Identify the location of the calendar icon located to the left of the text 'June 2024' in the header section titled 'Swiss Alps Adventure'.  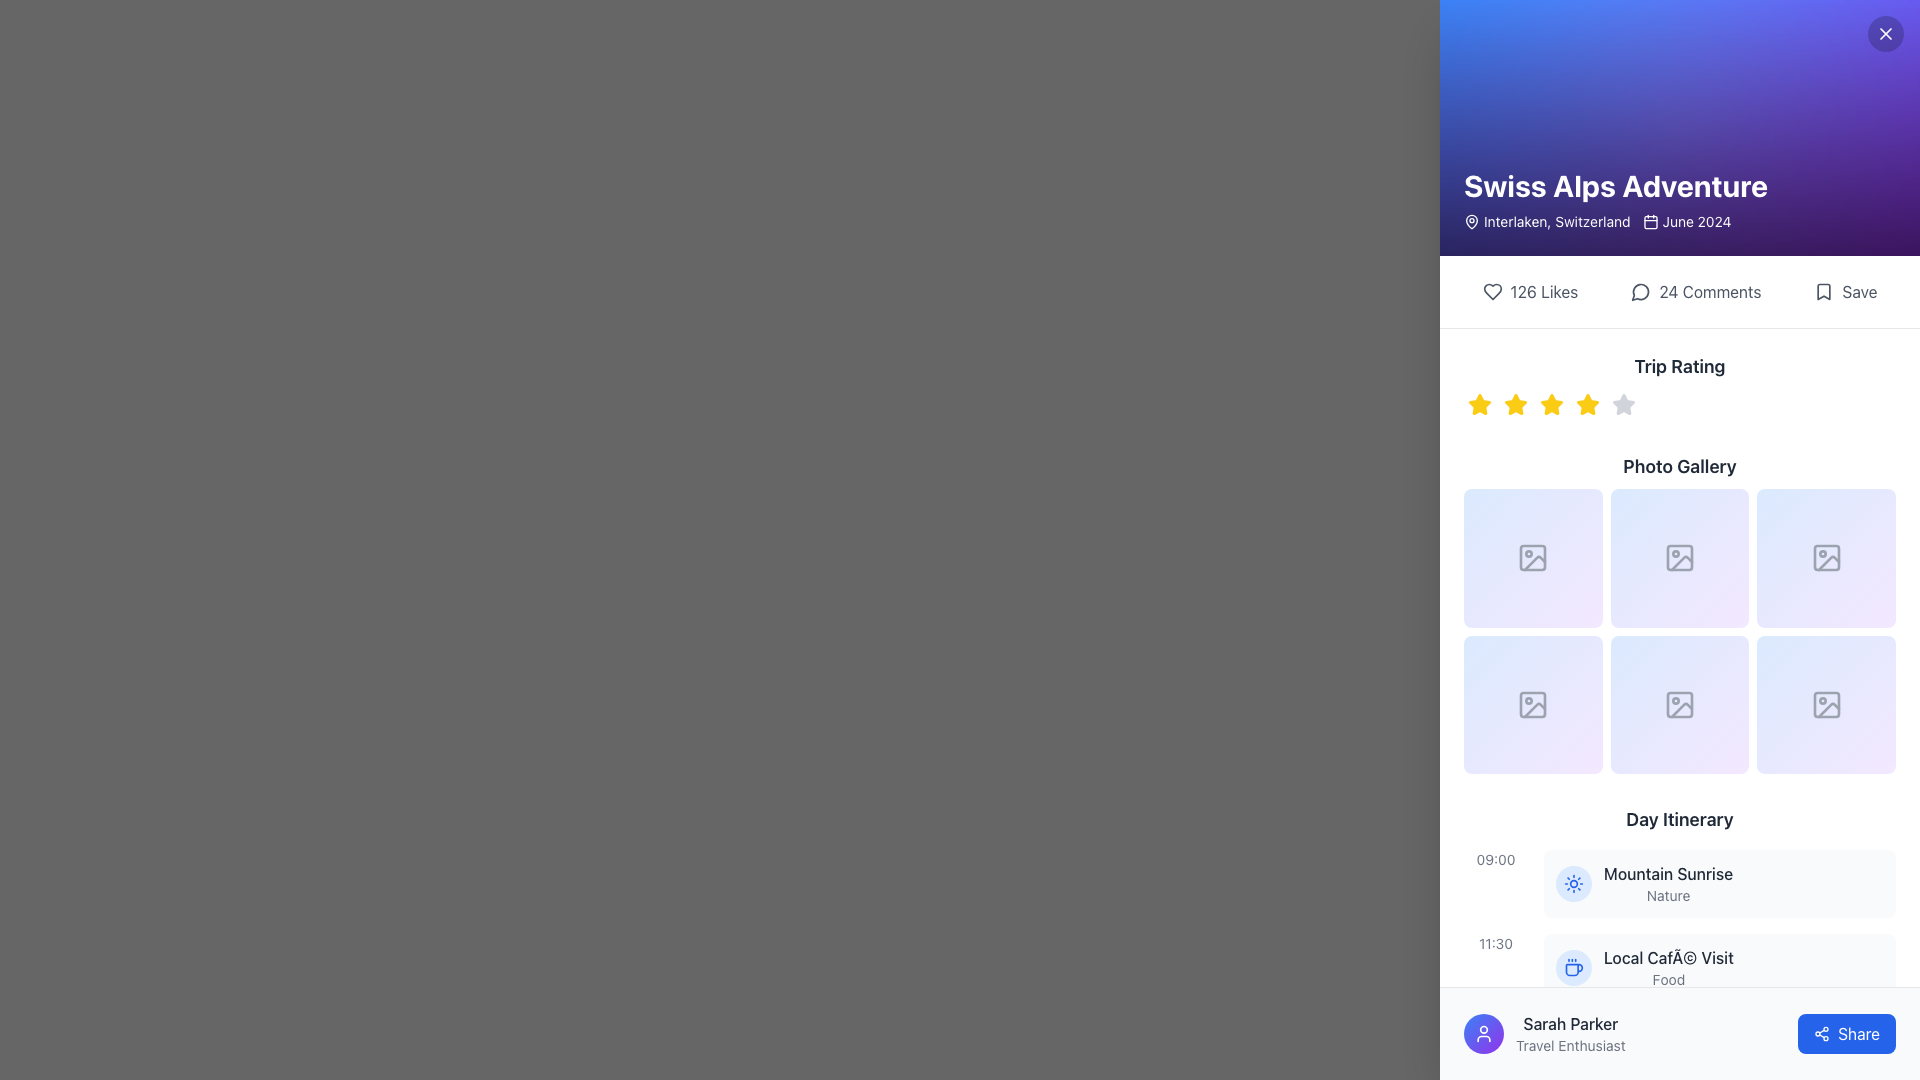
(1650, 222).